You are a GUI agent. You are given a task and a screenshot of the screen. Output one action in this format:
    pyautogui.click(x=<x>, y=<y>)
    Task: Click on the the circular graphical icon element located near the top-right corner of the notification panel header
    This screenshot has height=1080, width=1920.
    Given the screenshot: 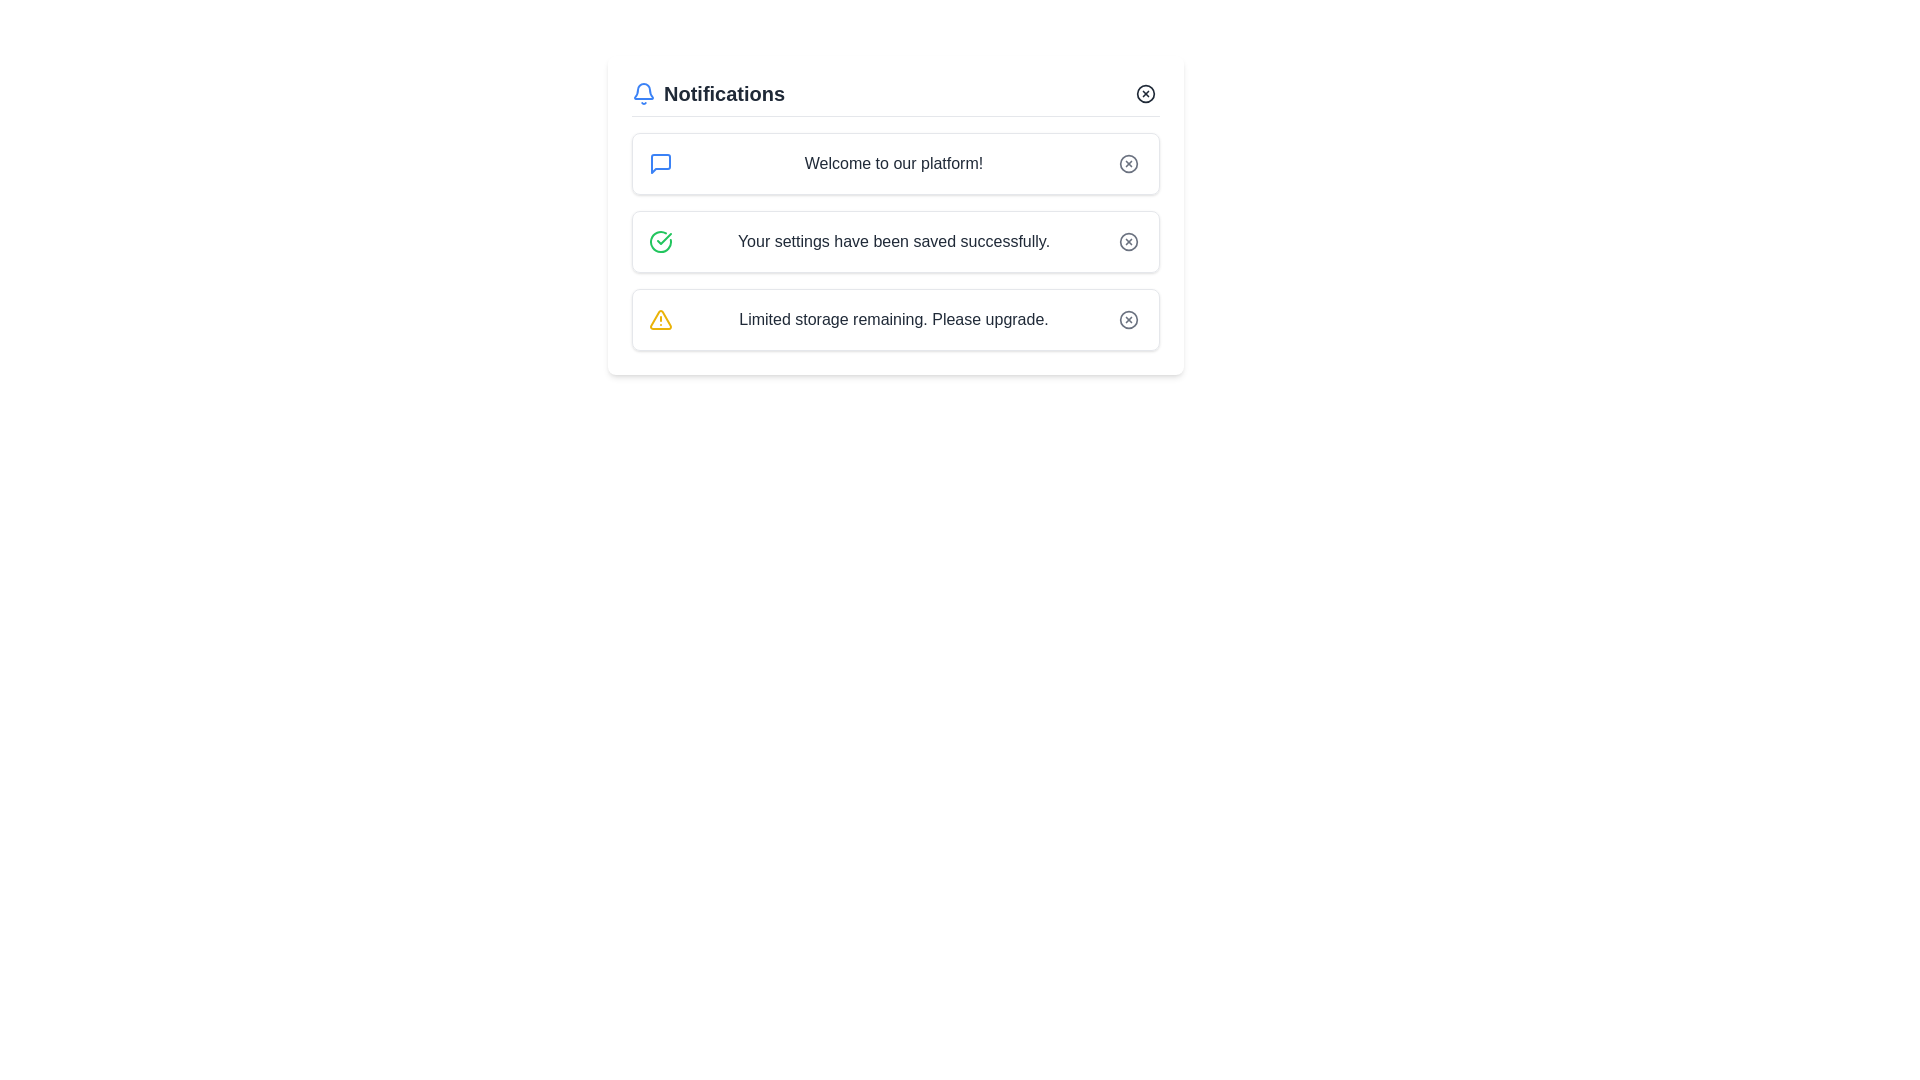 What is the action you would take?
    pyautogui.click(x=1146, y=93)
    